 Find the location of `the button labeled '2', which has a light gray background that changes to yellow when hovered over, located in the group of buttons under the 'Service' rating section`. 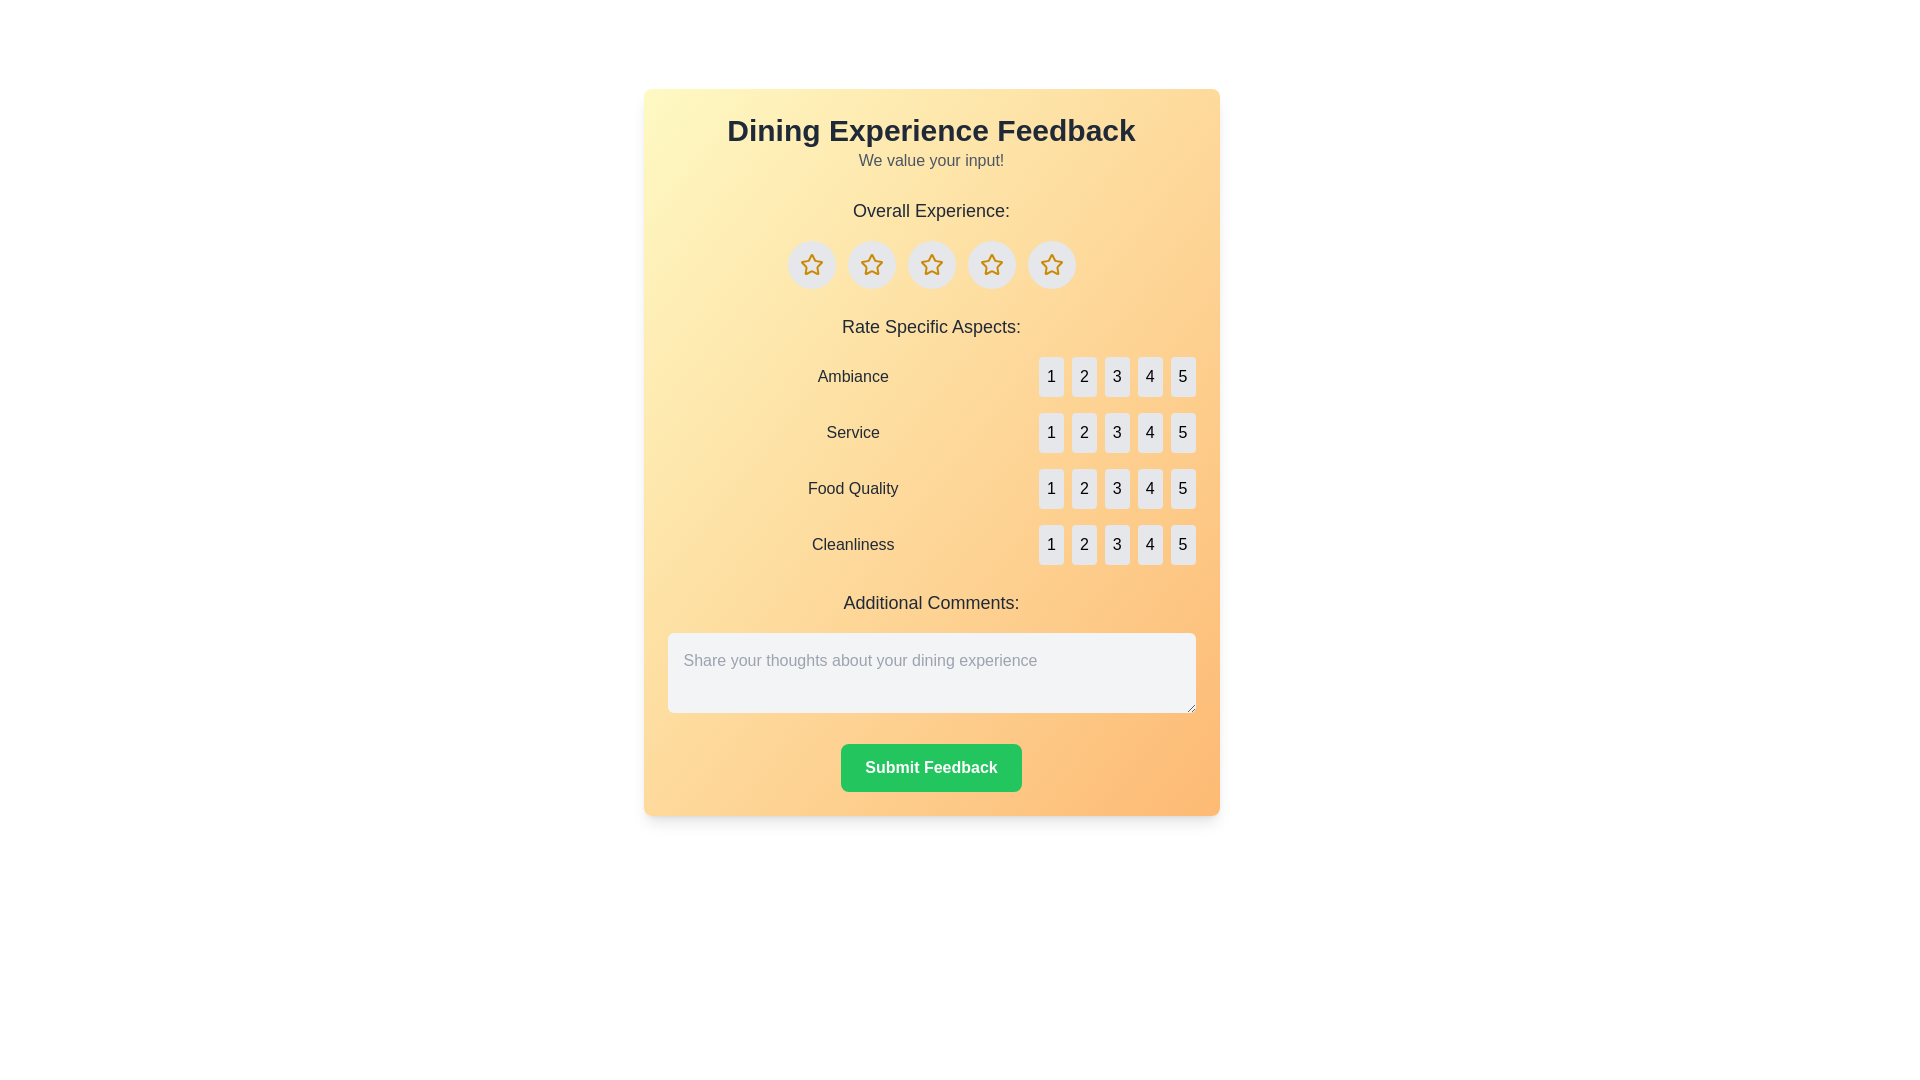

the button labeled '2', which has a light gray background that changes to yellow when hovered over, located in the group of buttons under the 'Service' rating section is located at coordinates (1083, 431).